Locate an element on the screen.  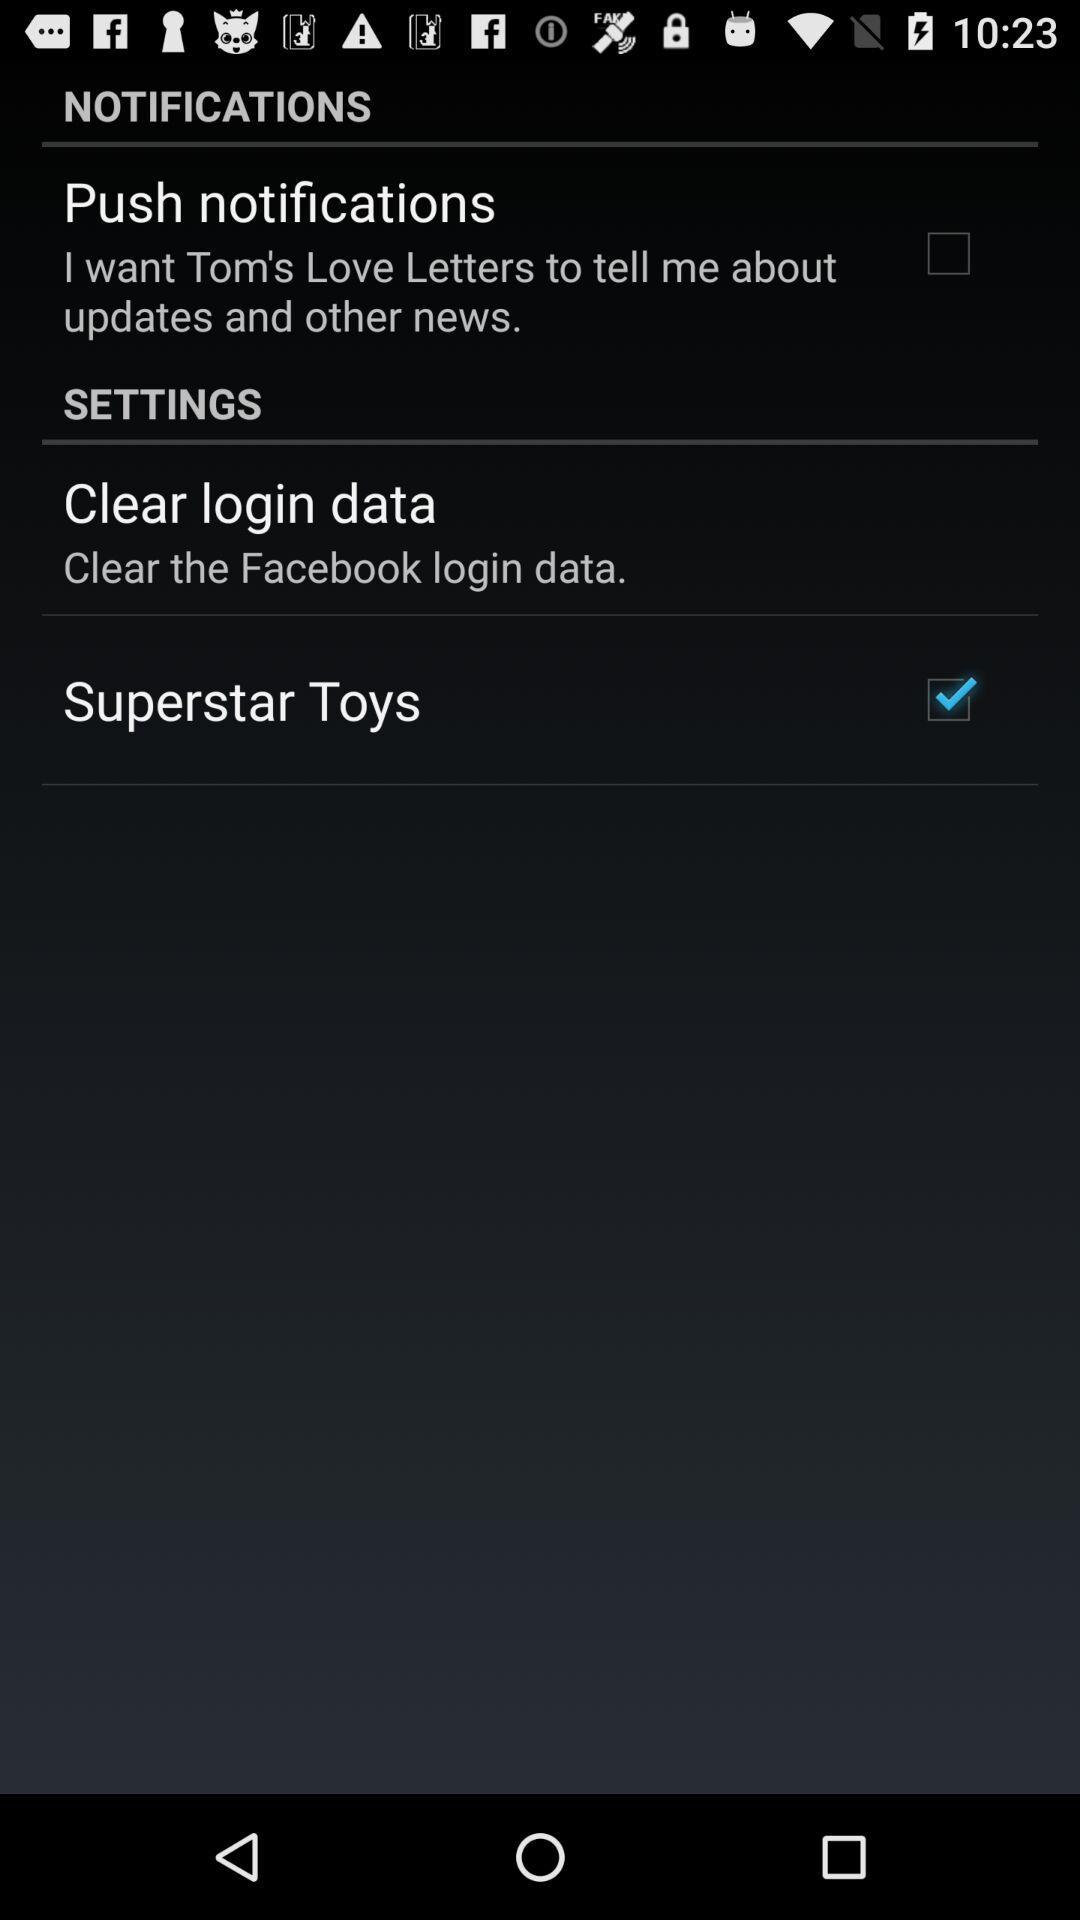
item above the superstar toys is located at coordinates (344, 565).